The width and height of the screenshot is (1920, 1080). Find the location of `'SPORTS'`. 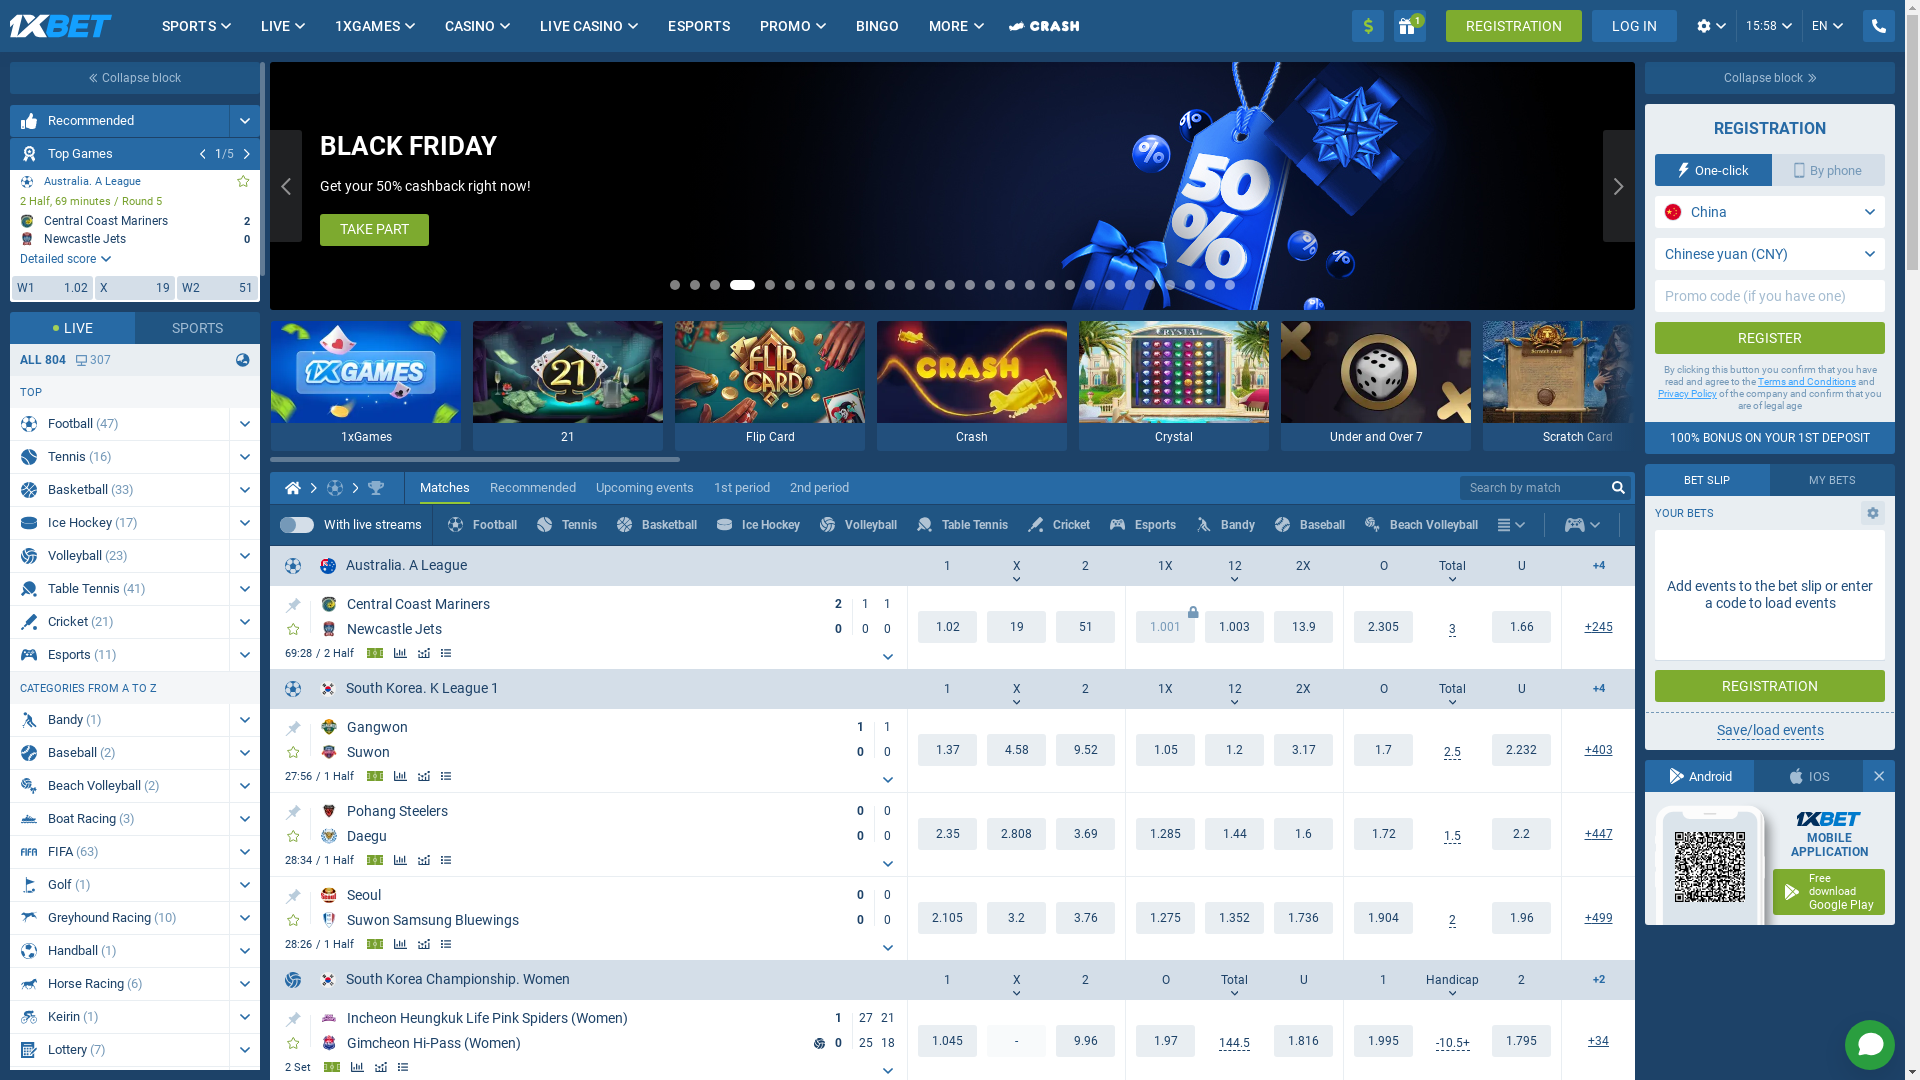

'SPORTS' is located at coordinates (188, 26).